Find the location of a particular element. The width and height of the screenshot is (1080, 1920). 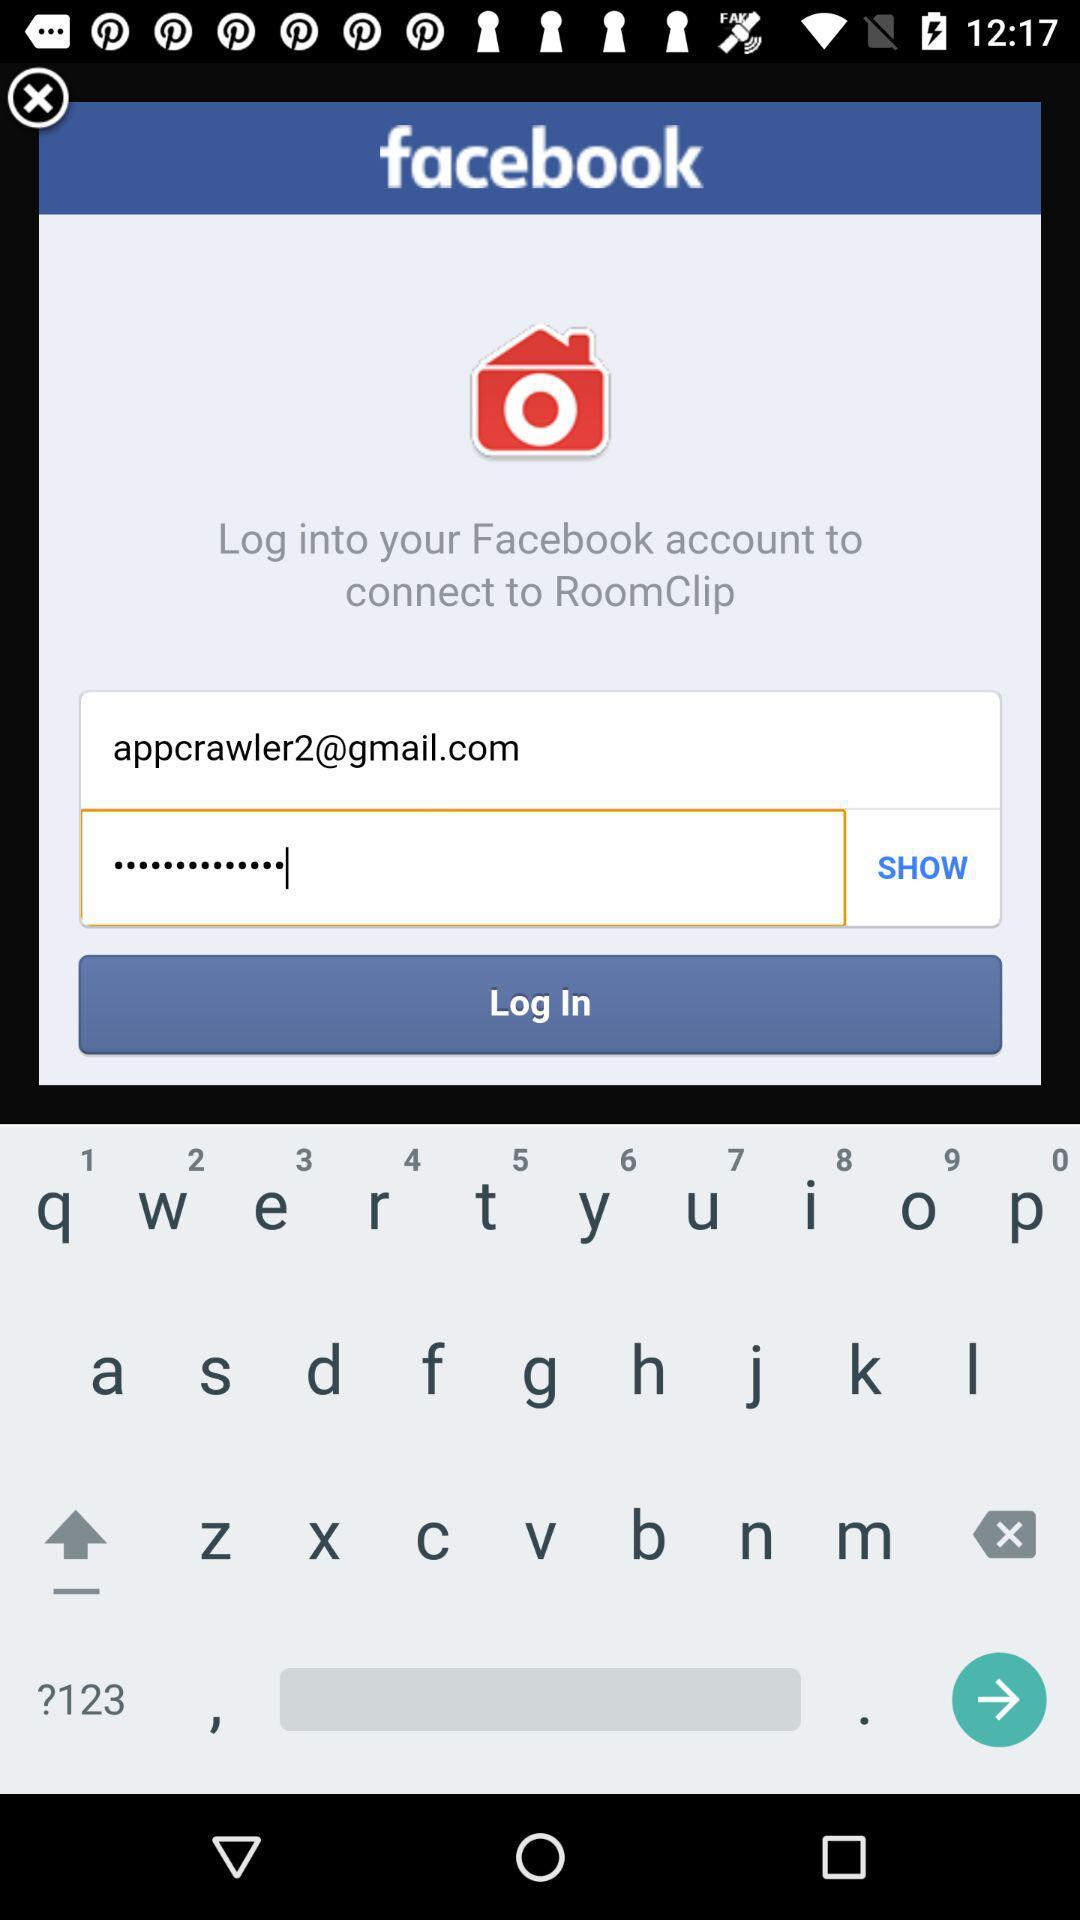

this button in exit key is located at coordinates (38, 100).